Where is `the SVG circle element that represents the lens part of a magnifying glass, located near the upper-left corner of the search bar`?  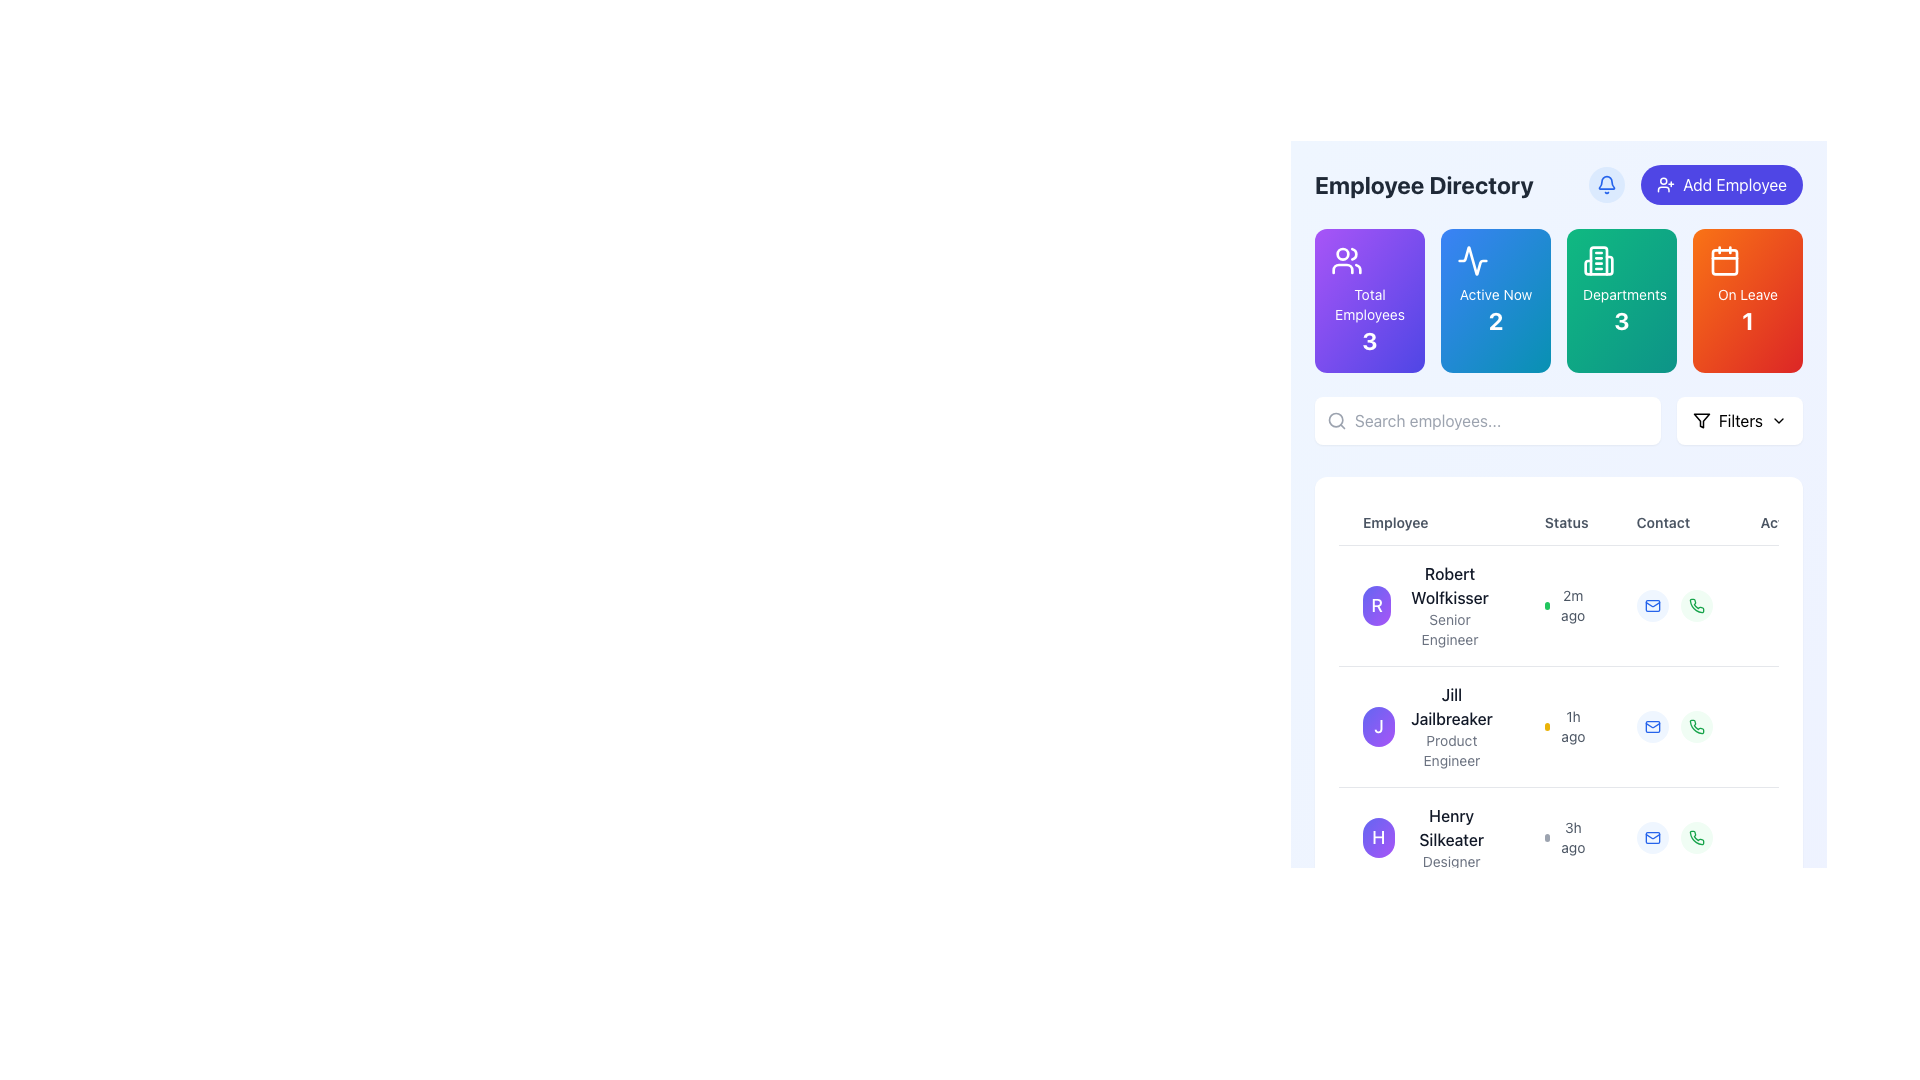
the SVG circle element that represents the lens part of a magnifying glass, located near the upper-left corner of the search bar is located at coordinates (1336, 419).